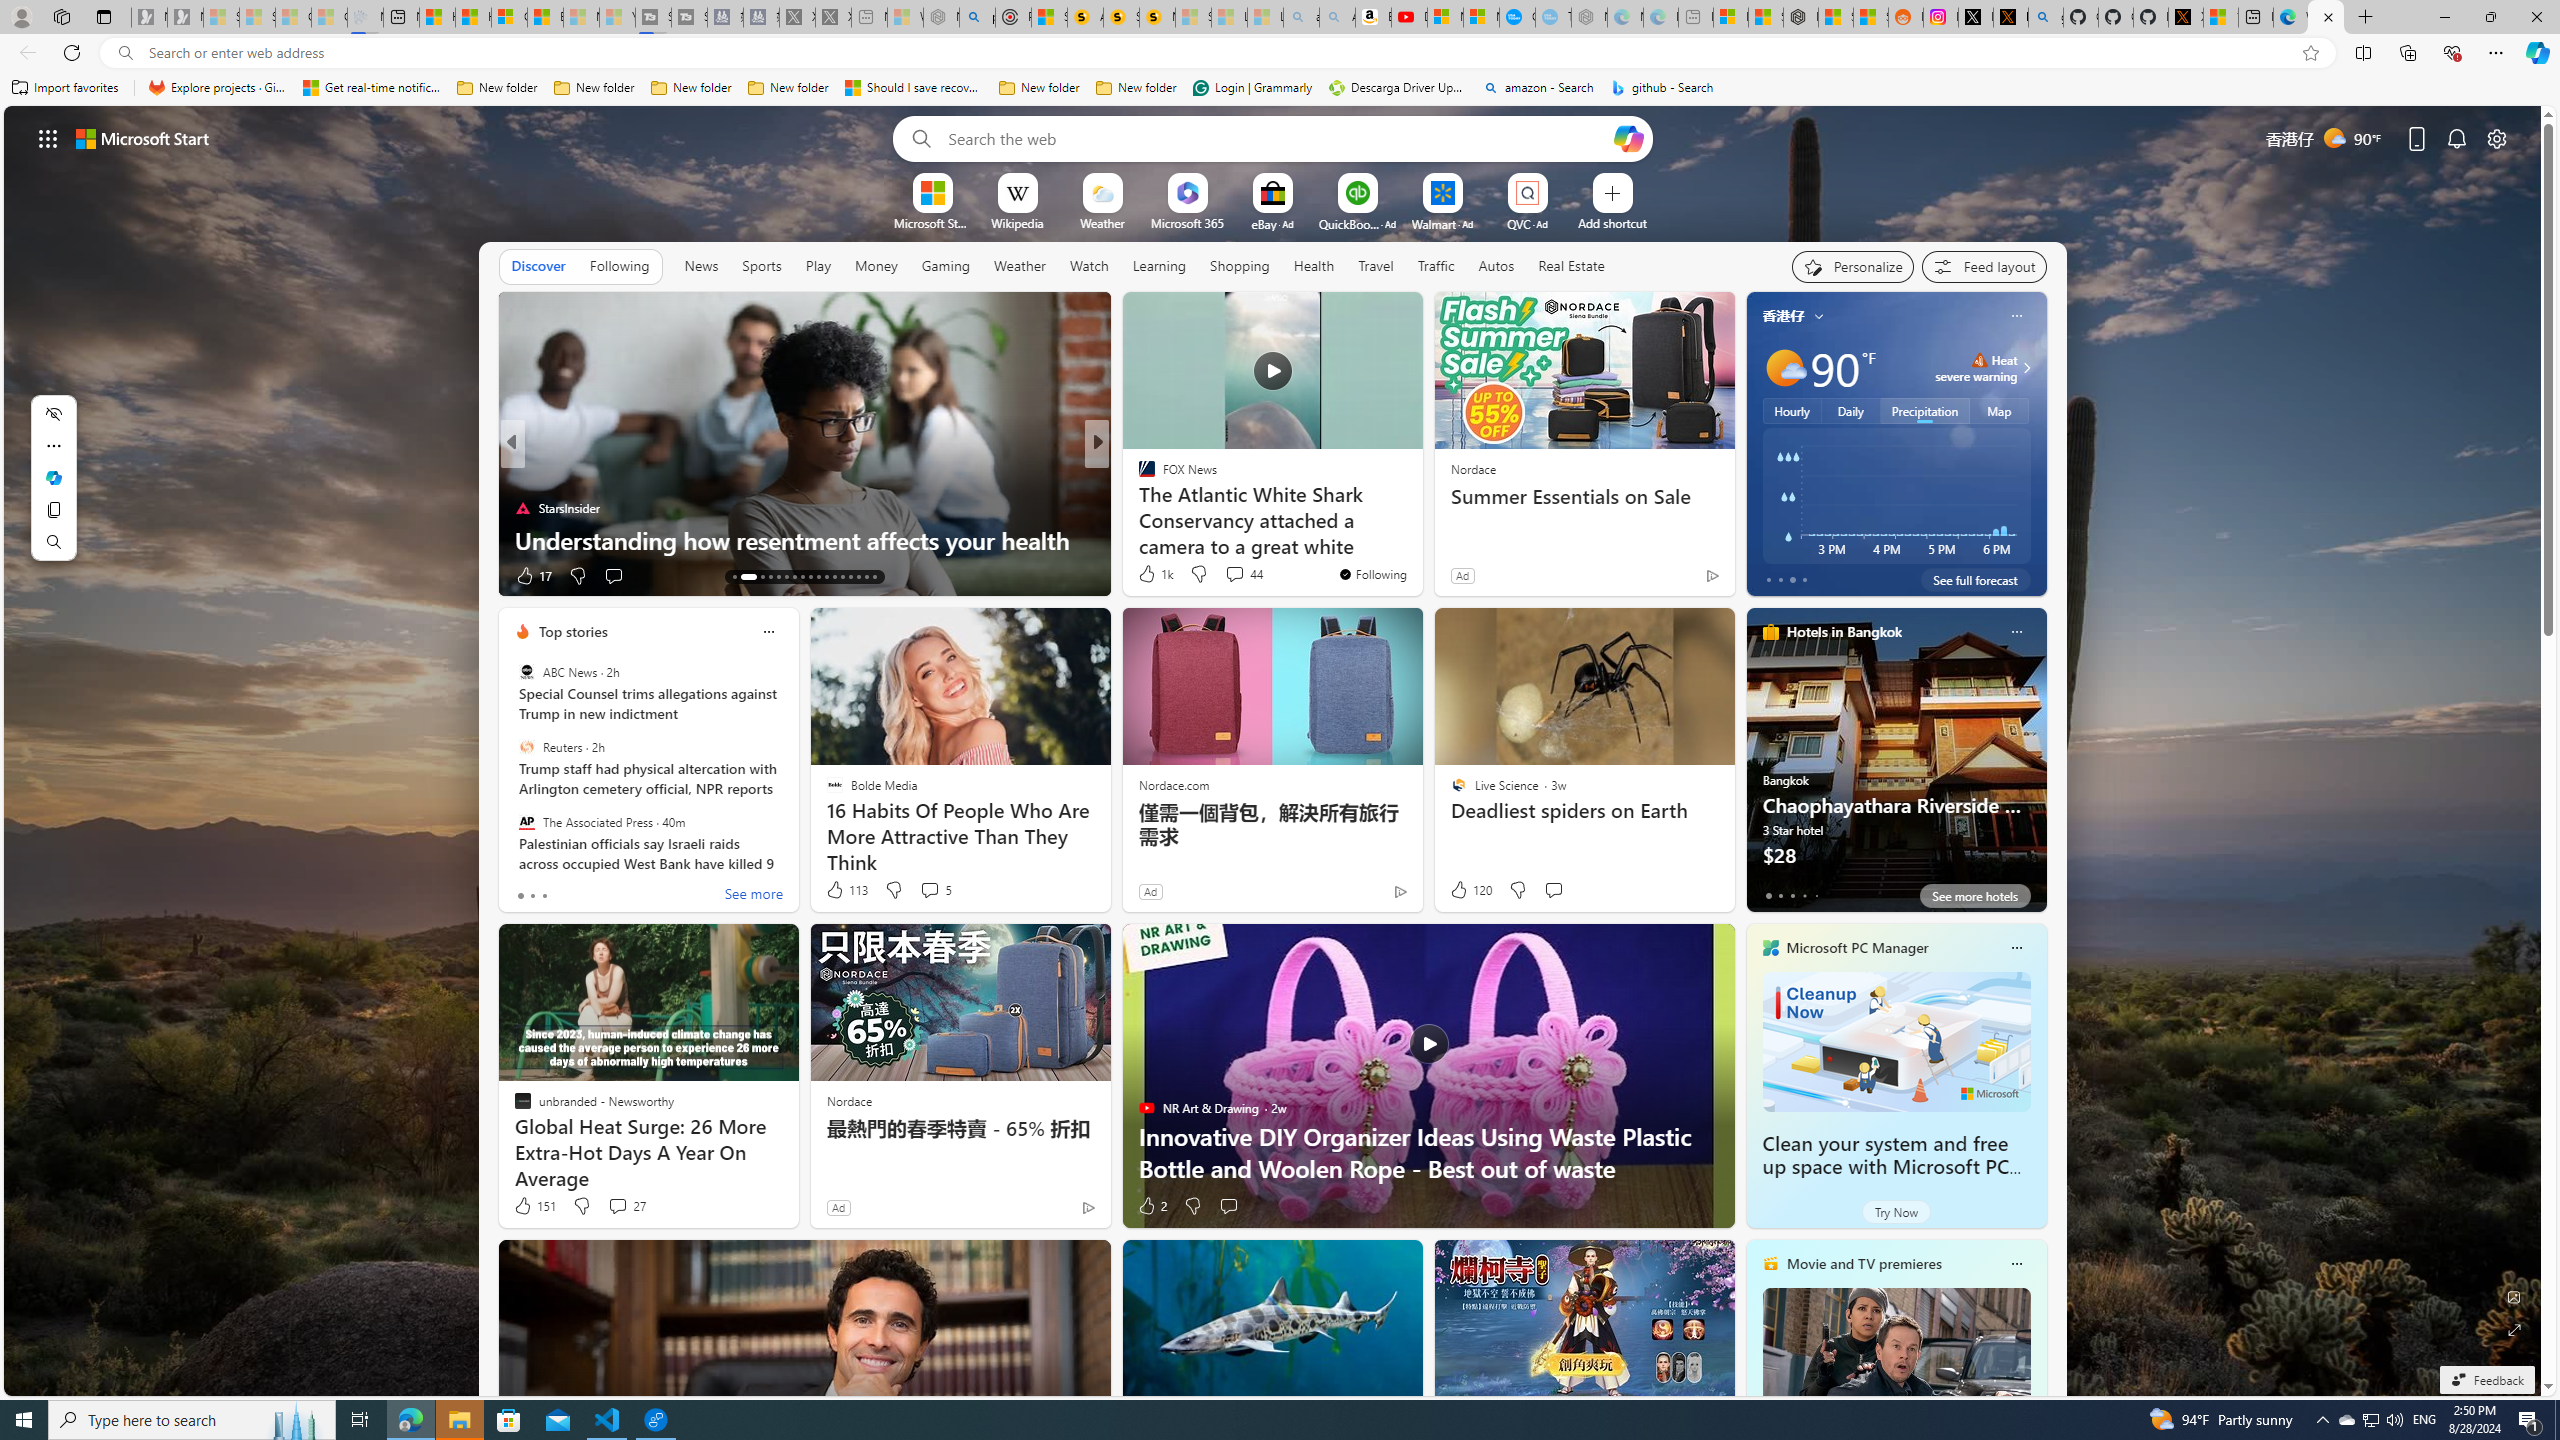 The height and width of the screenshot is (1440, 2560). I want to click on 'Learning', so click(1157, 264).